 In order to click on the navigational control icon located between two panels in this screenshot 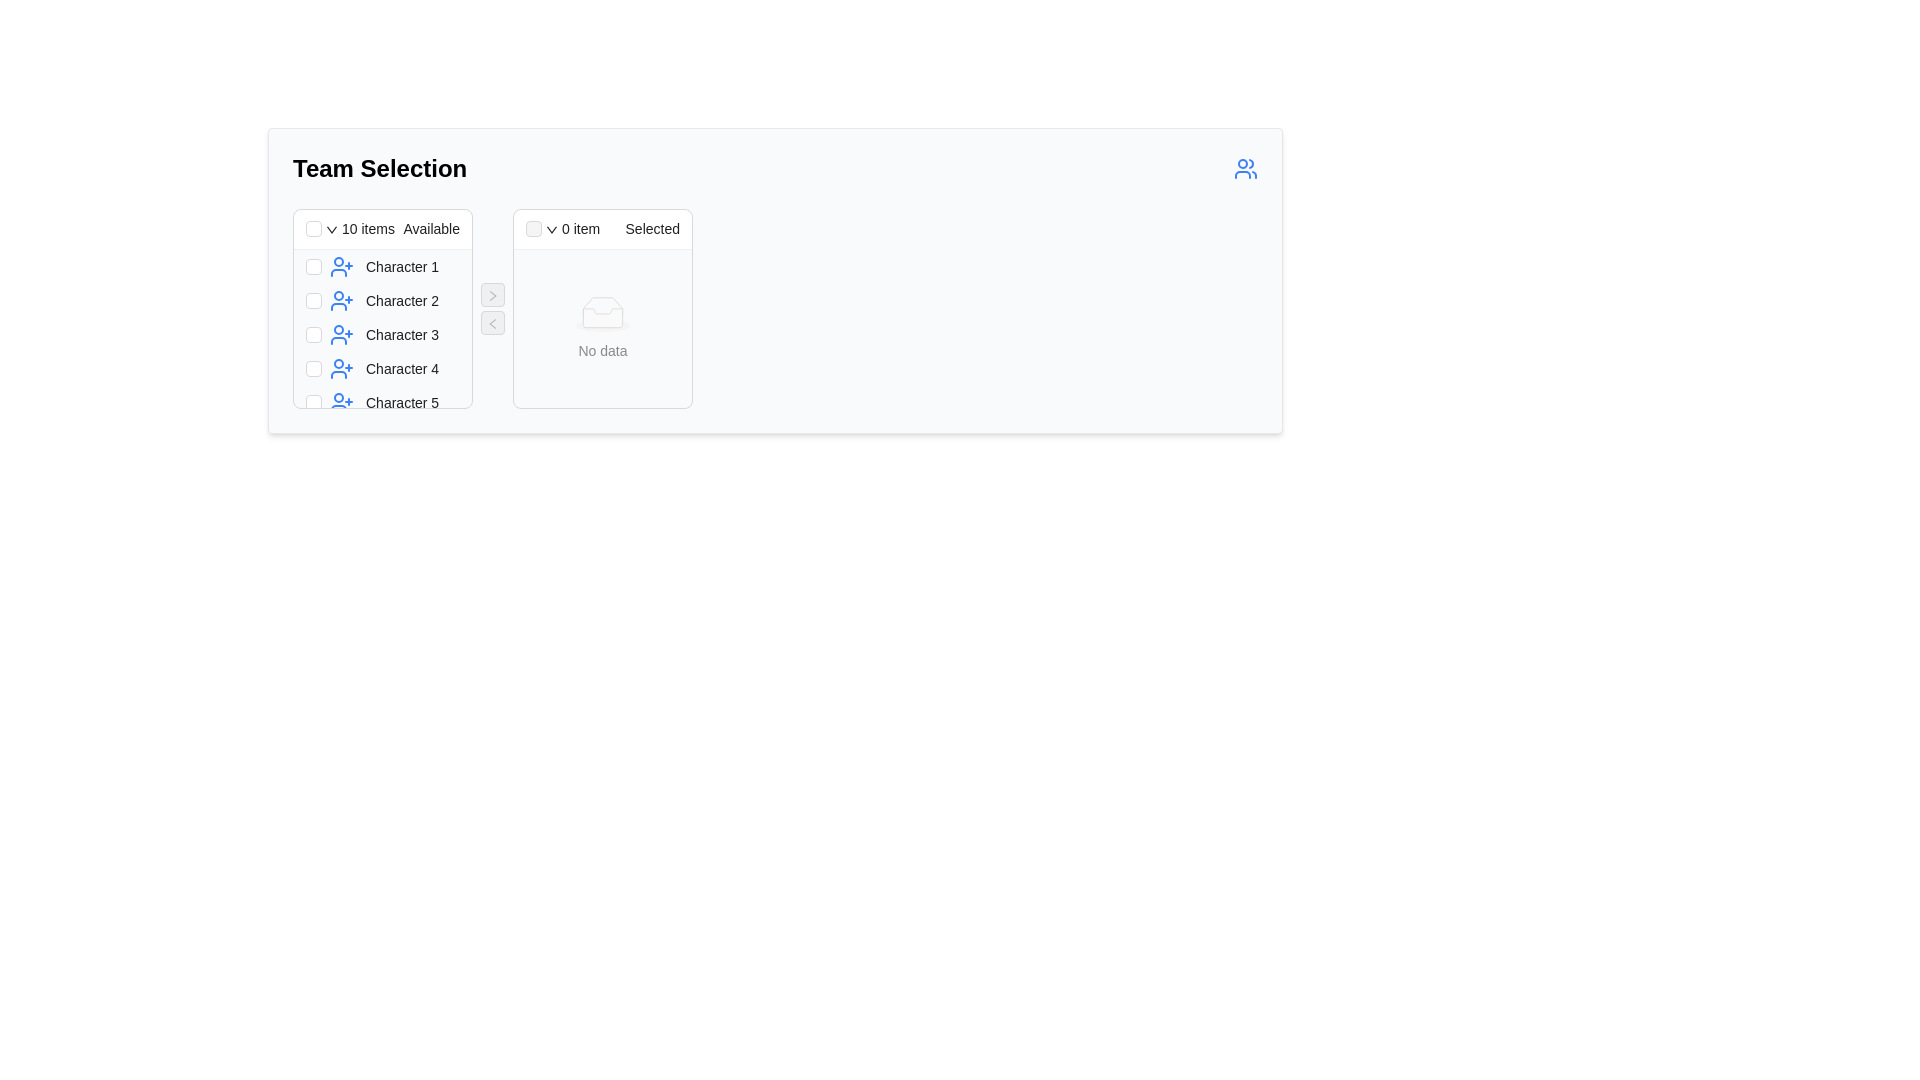, I will do `click(492, 322)`.